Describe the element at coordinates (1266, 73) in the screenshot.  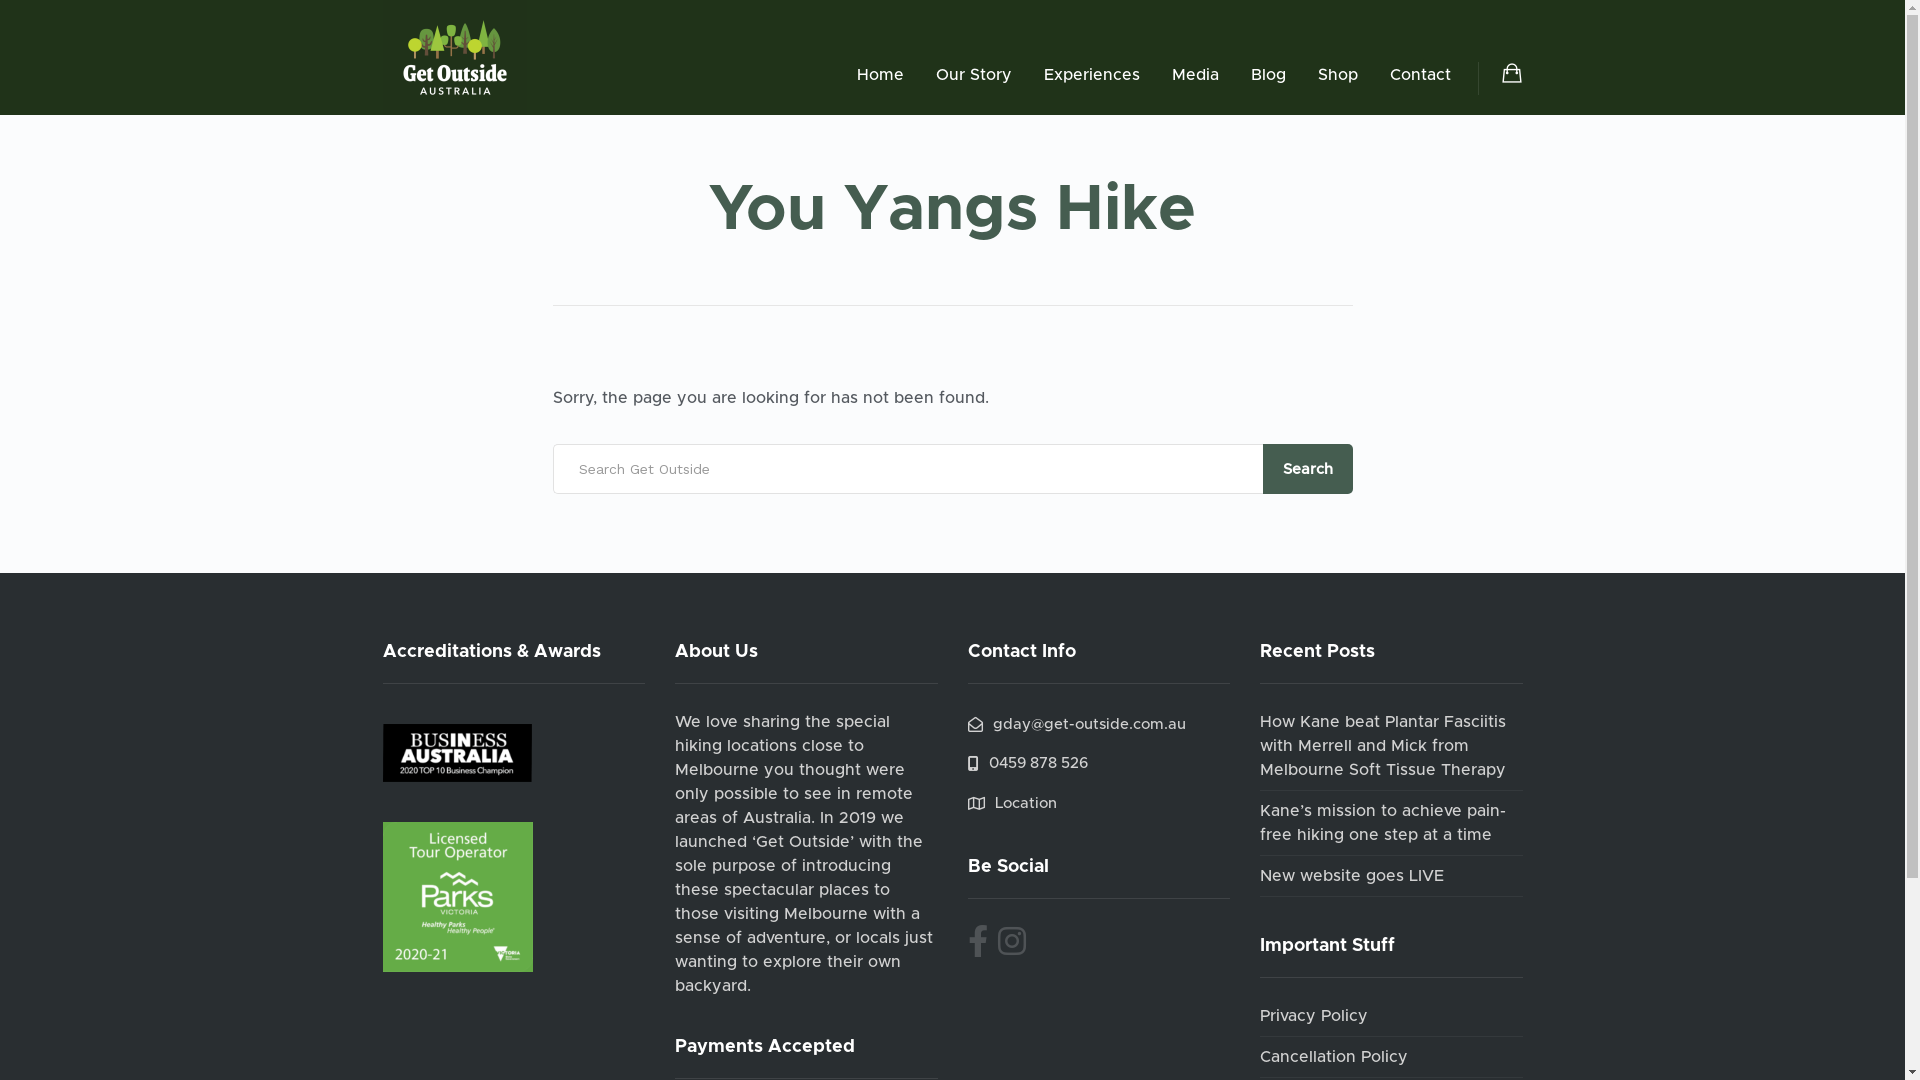
I see `'Blog'` at that location.